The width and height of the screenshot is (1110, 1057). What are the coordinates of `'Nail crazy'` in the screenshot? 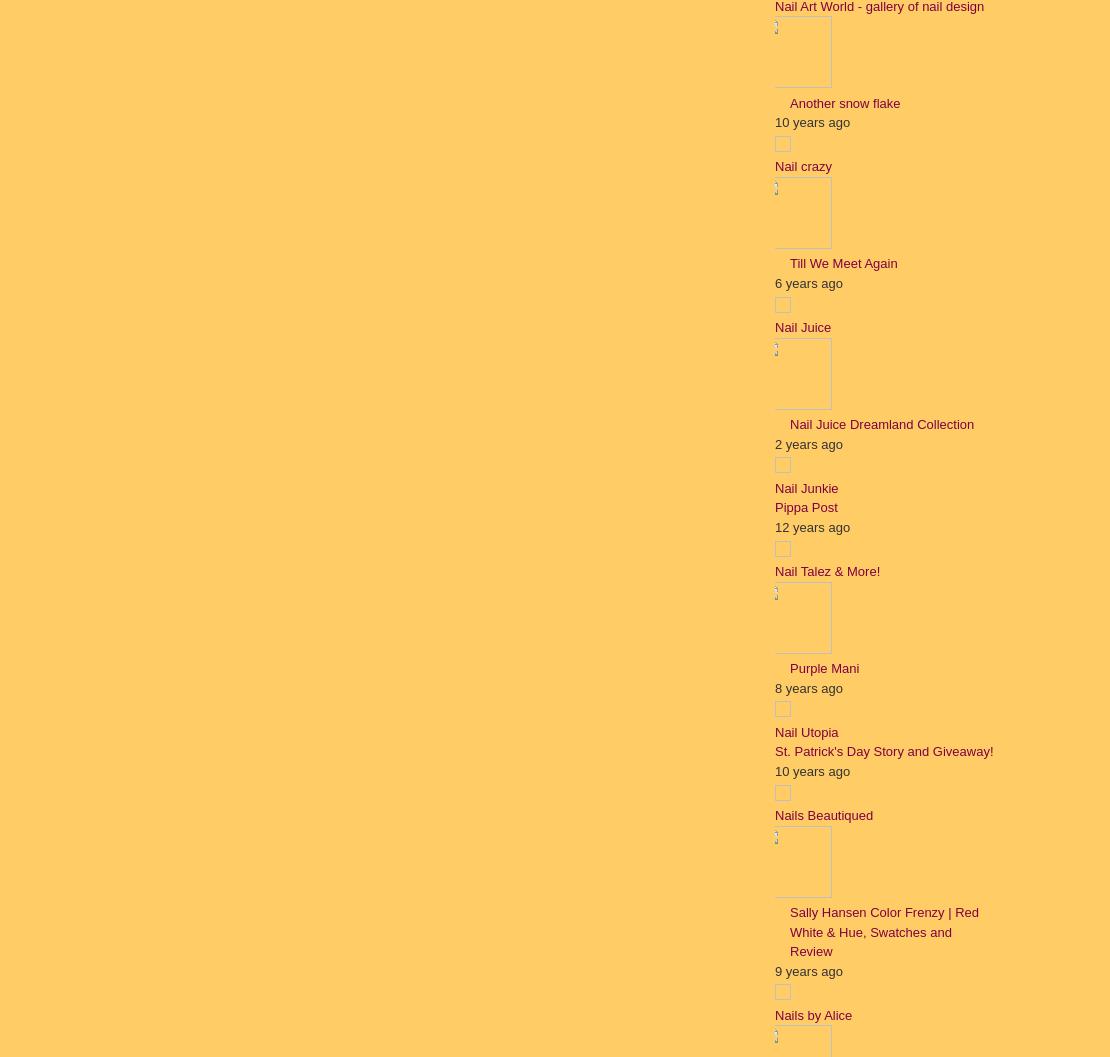 It's located at (774, 166).